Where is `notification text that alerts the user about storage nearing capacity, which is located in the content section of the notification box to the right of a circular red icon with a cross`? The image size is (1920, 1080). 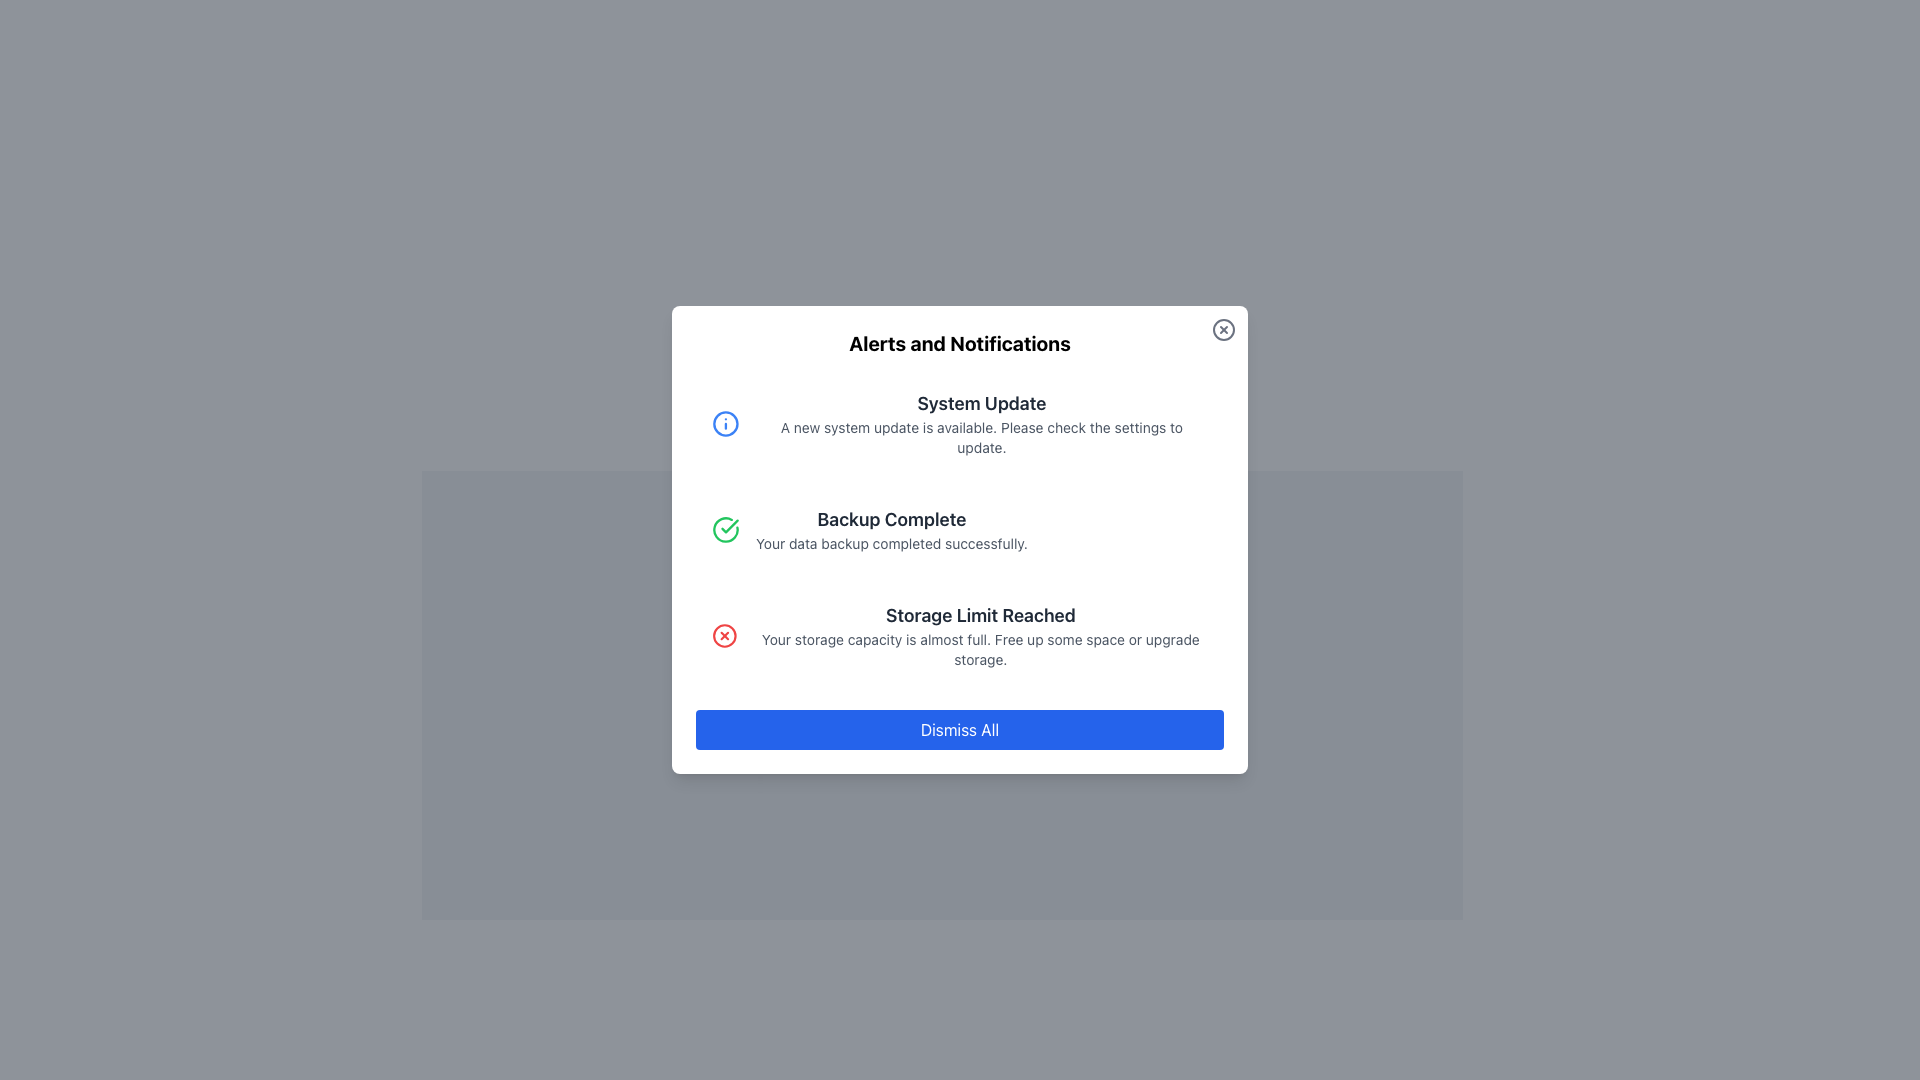
notification text that alerts the user about storage nearing capacity, which is located in the content section of the notification box to the right of a circular red icon with a cross is located at coordinates (980, 636).